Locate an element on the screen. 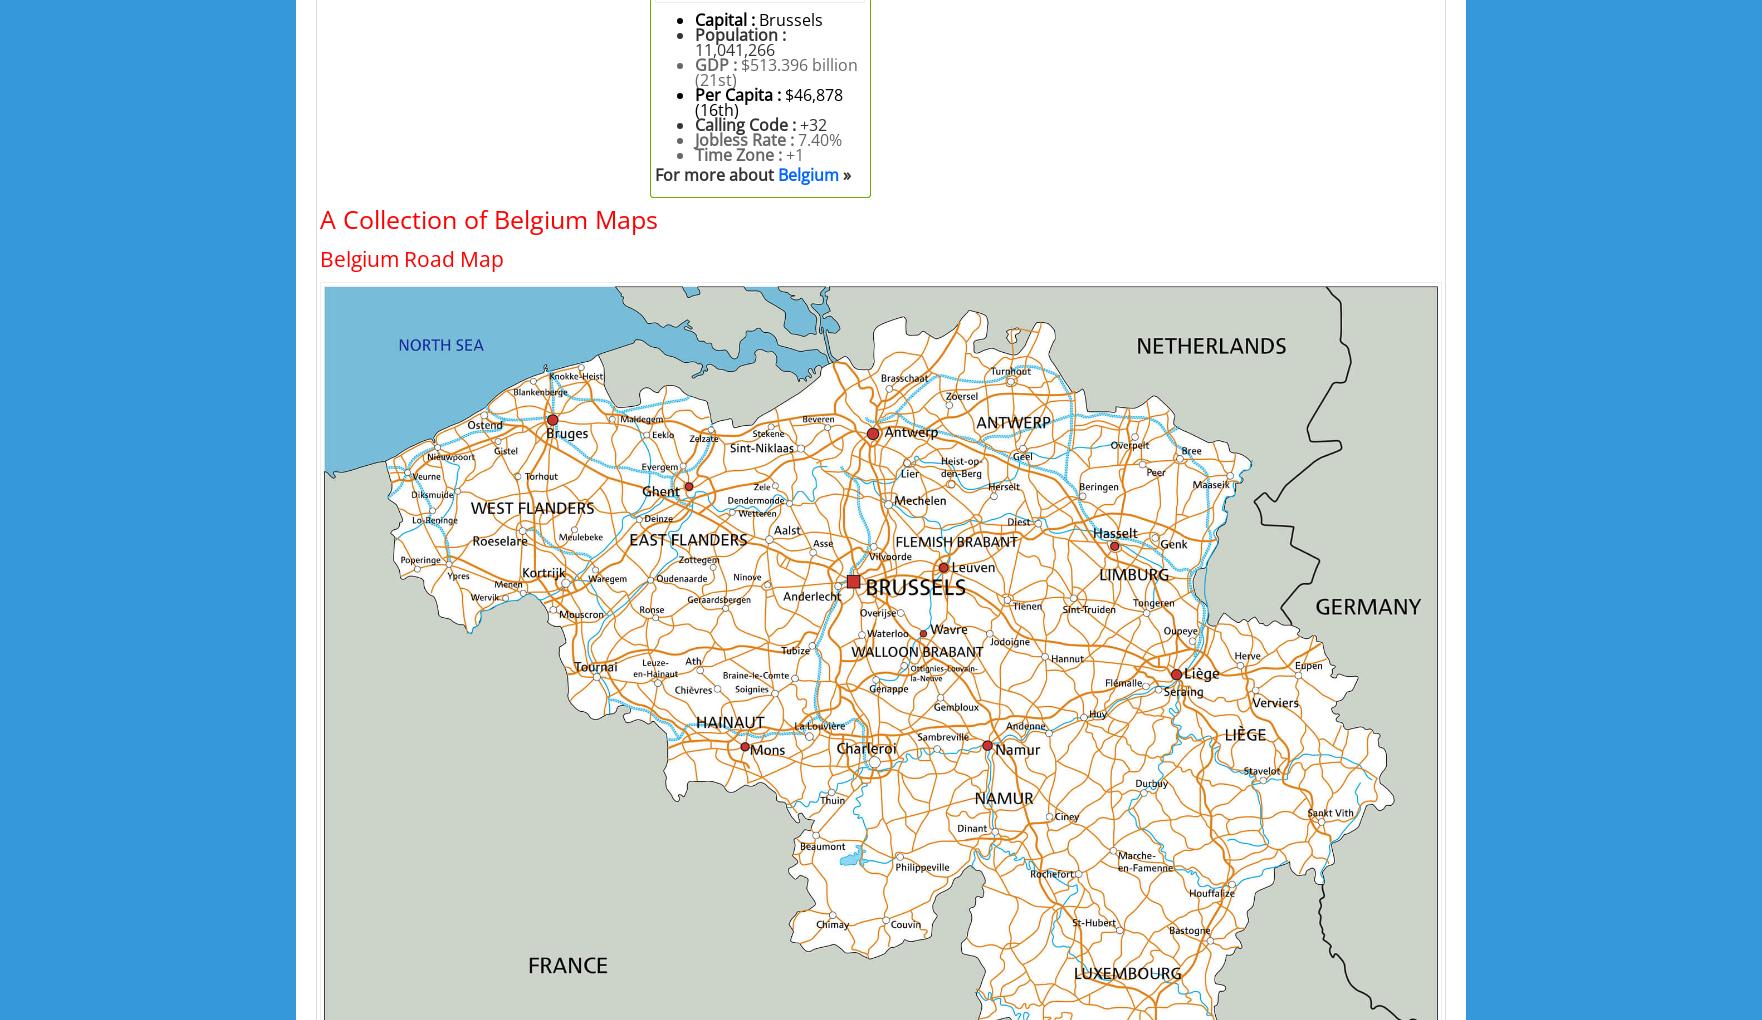 The height and width of the screenshot is (1020, 1762). '+1' is located at coordinates (785, 154).